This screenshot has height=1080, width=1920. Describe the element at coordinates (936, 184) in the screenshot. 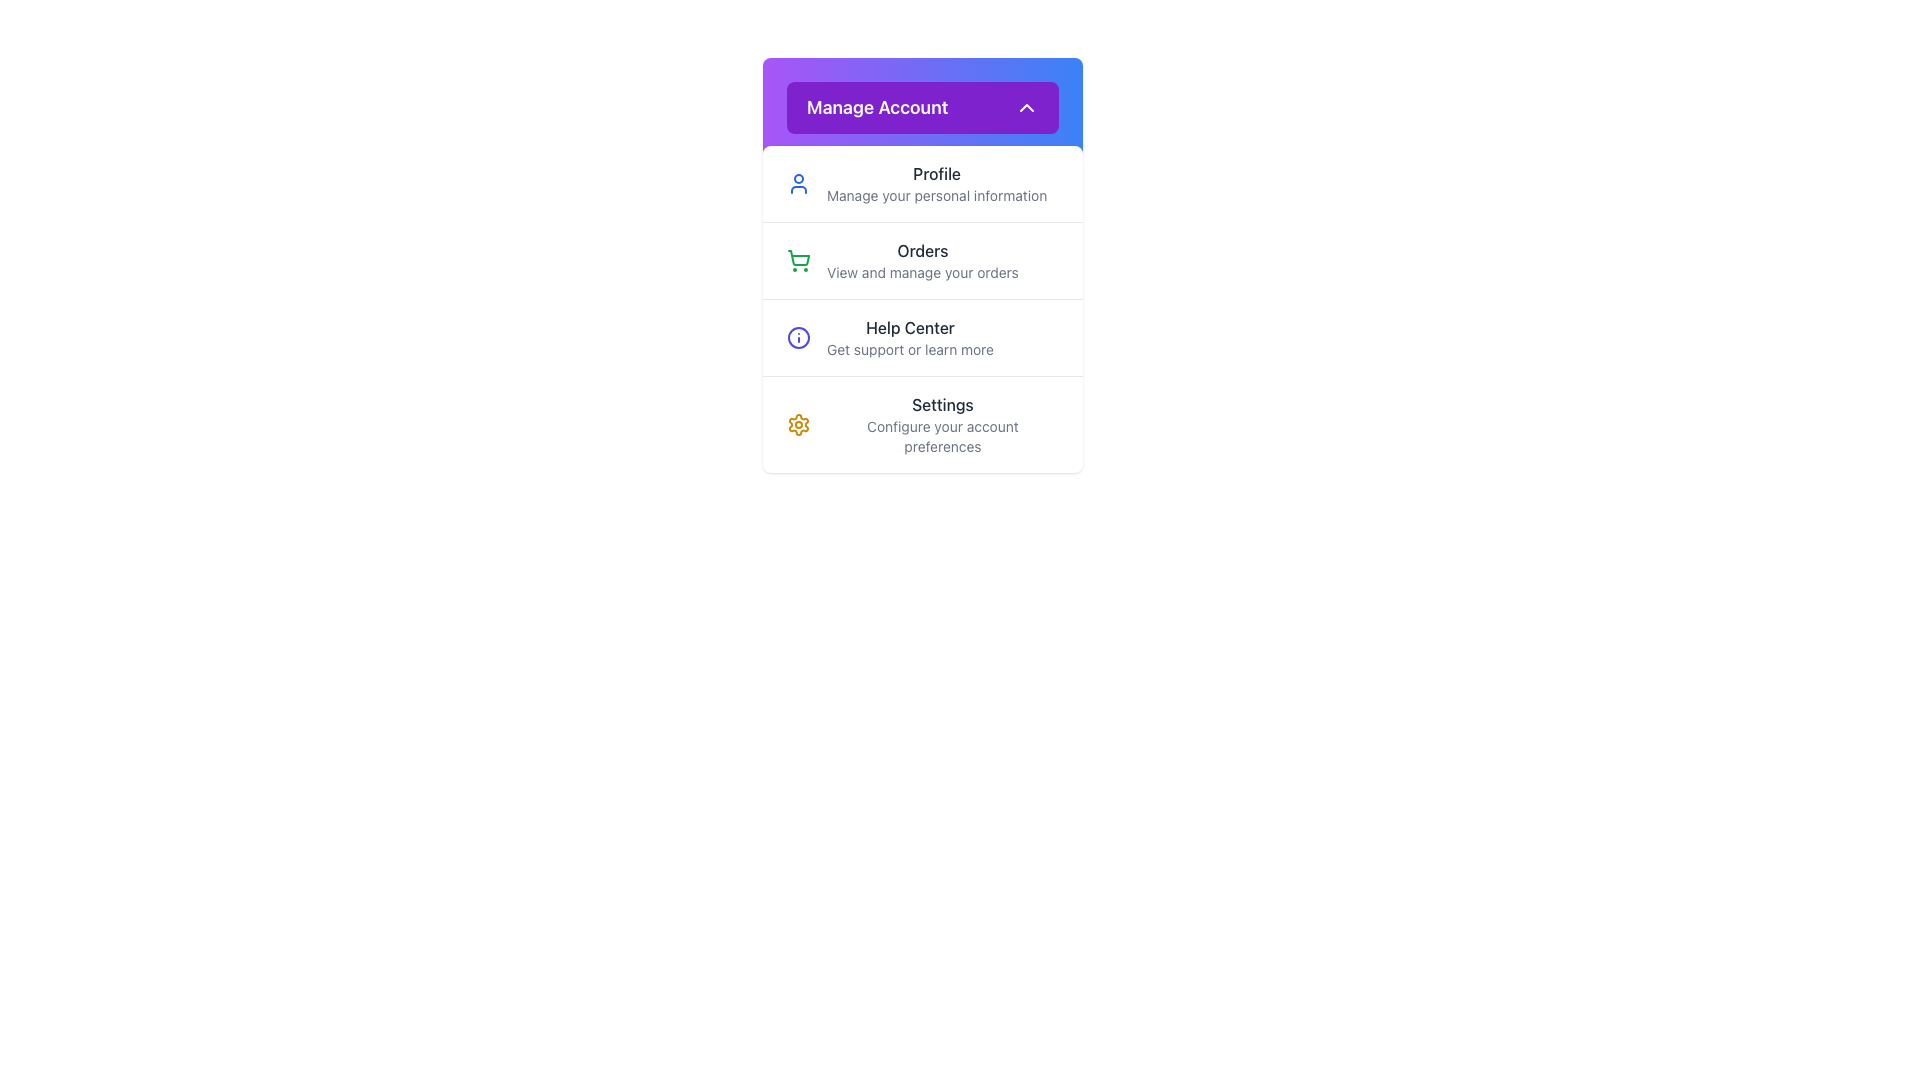

I see `the 'Profile' menu item that features a bold title and a description about managing personal information, located below the 'Manage Account' section` at that location.